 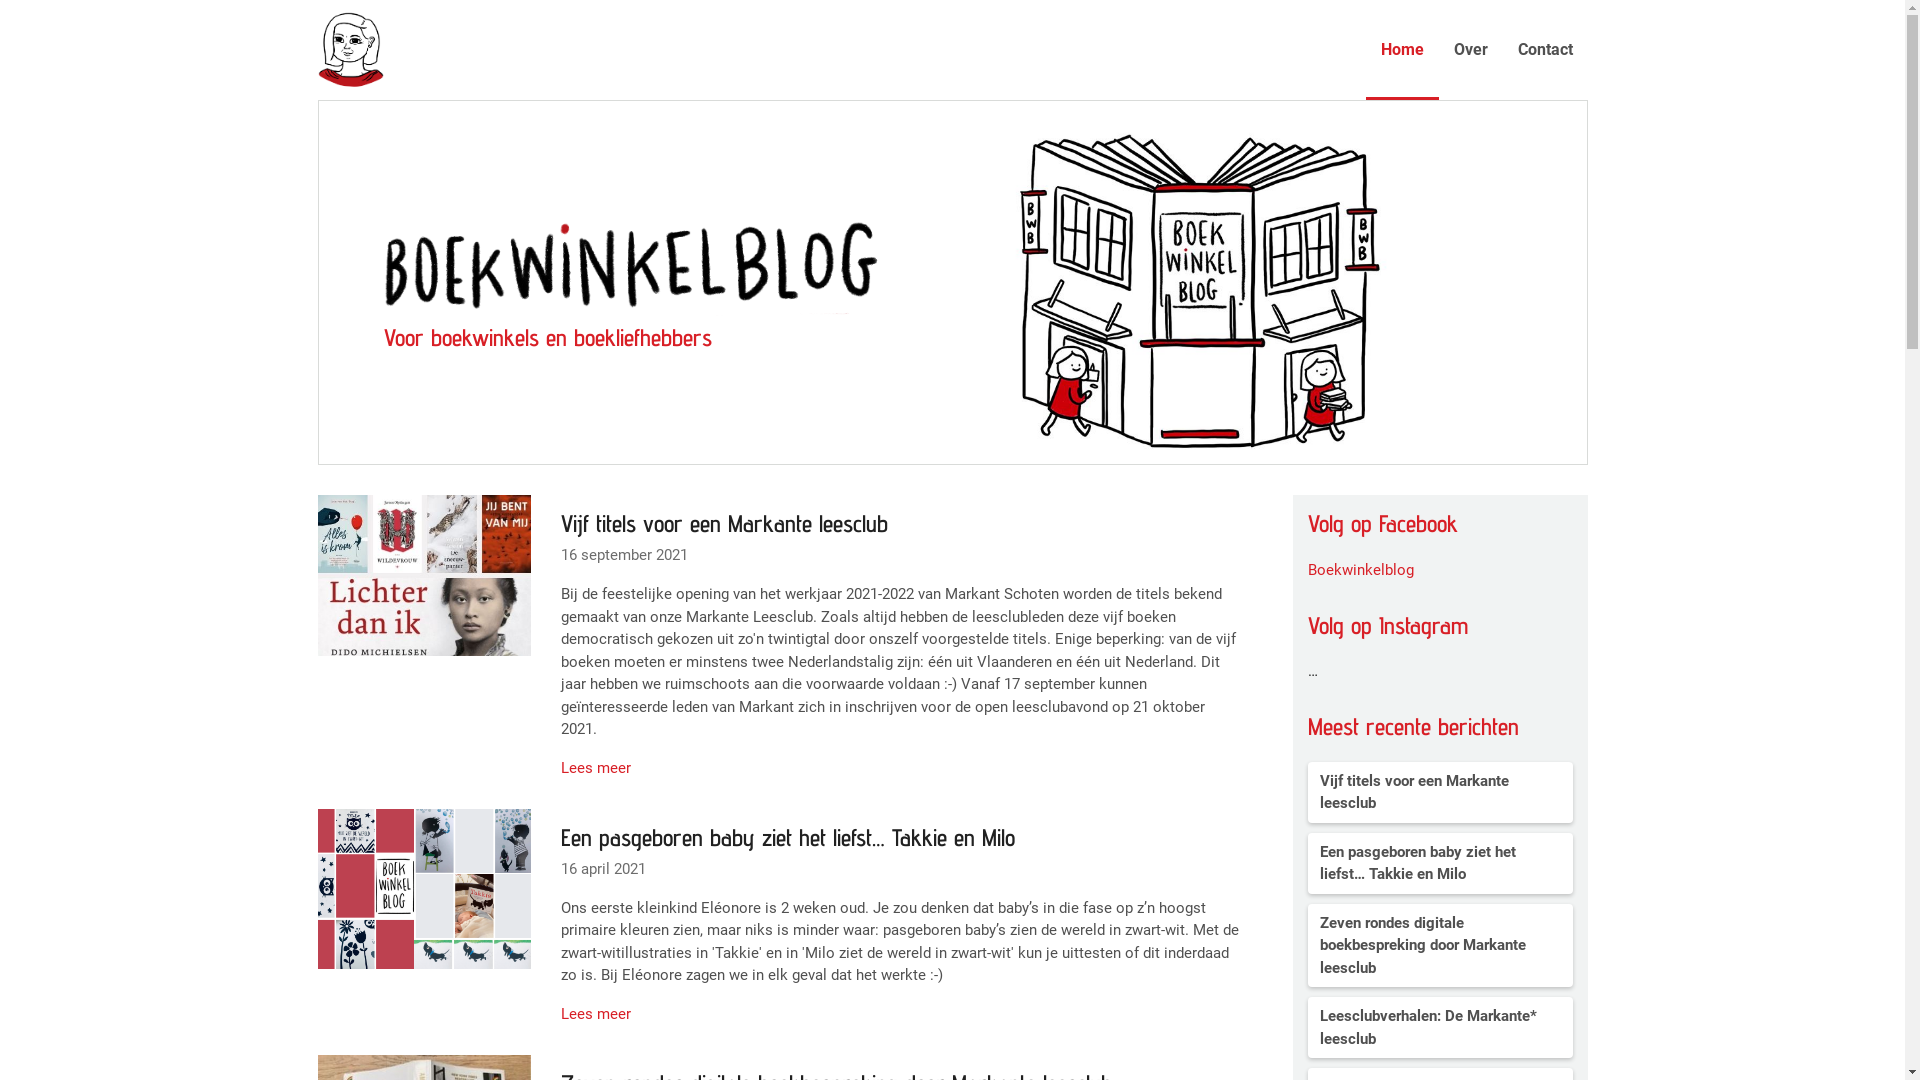 What do you see at coordinates (1543, 49) in the screenshot?
I see `'Contact'` at bounding box center [1543, 49].